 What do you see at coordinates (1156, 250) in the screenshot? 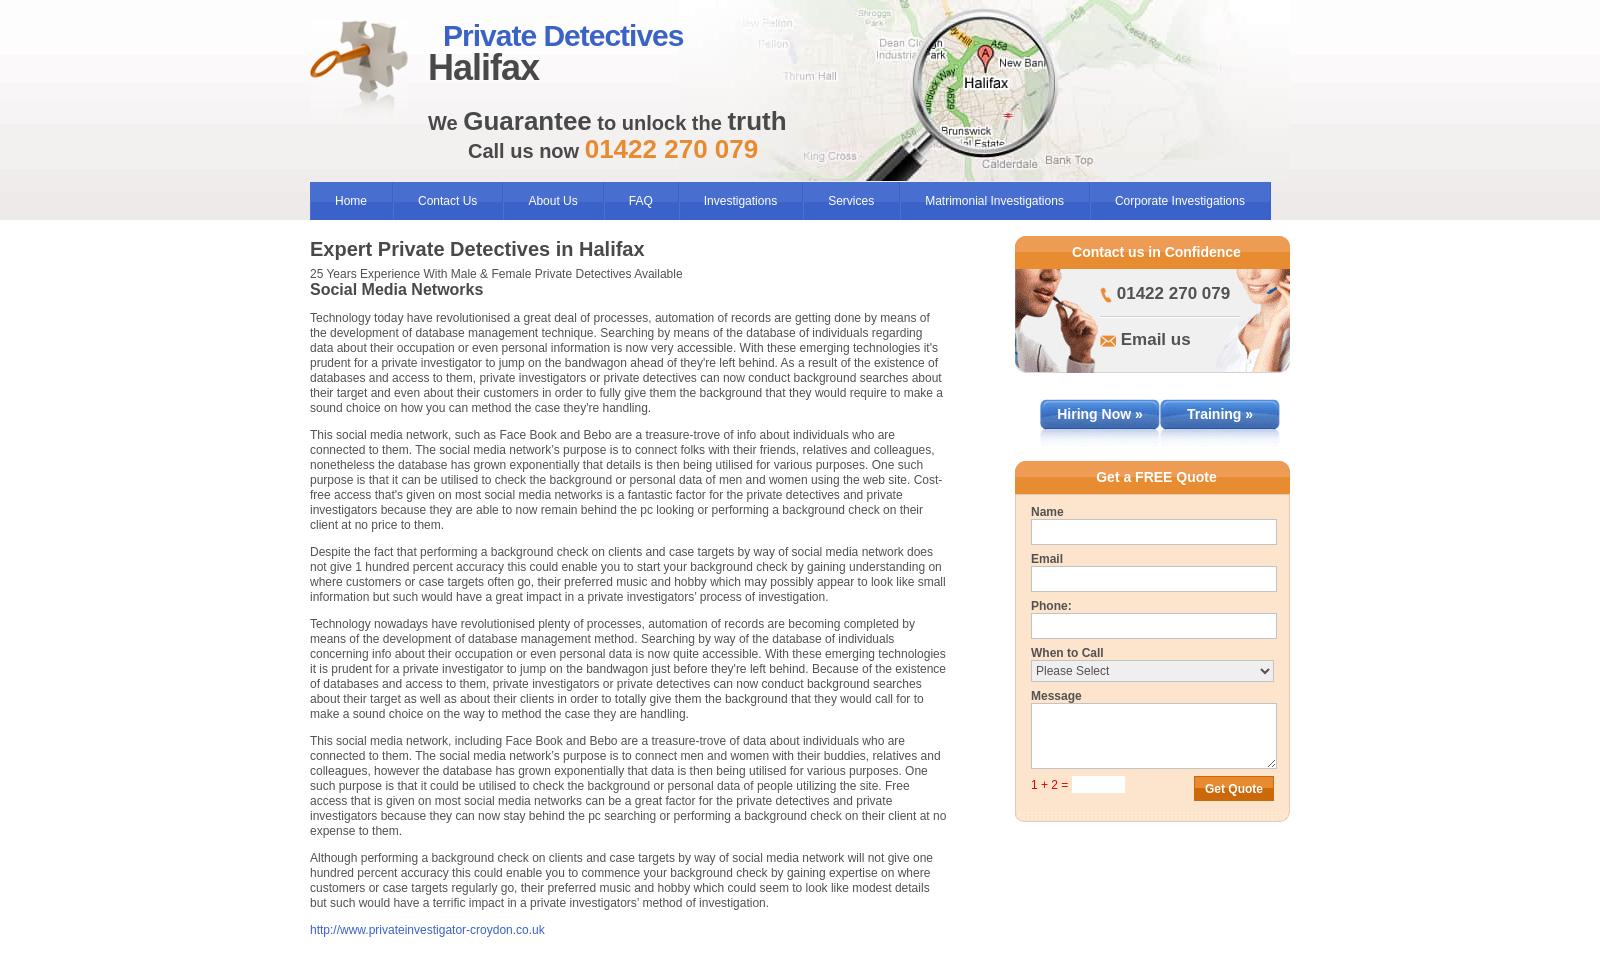
I see `'Contact us in Confidence'` at bounding box center [1156, 250].